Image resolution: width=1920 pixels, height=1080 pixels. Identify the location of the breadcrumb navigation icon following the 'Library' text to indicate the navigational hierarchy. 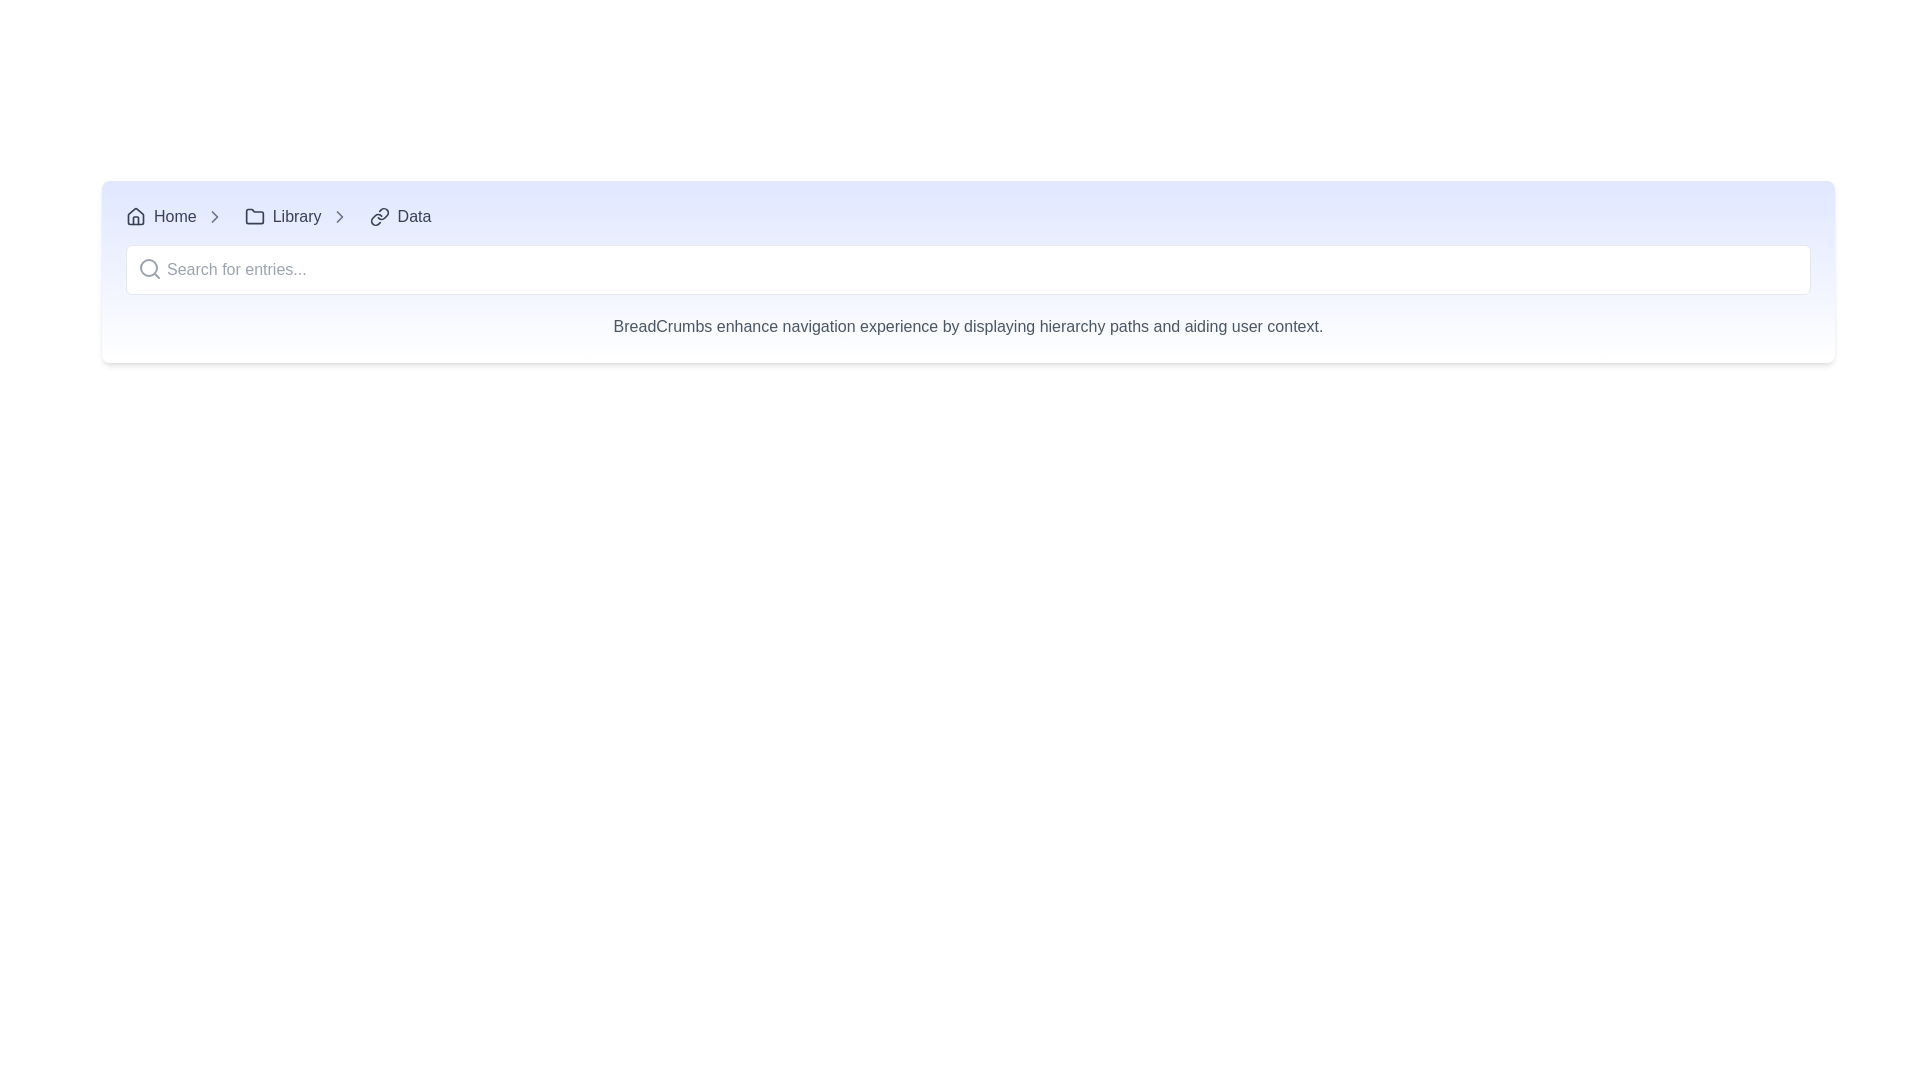
(339, 216).